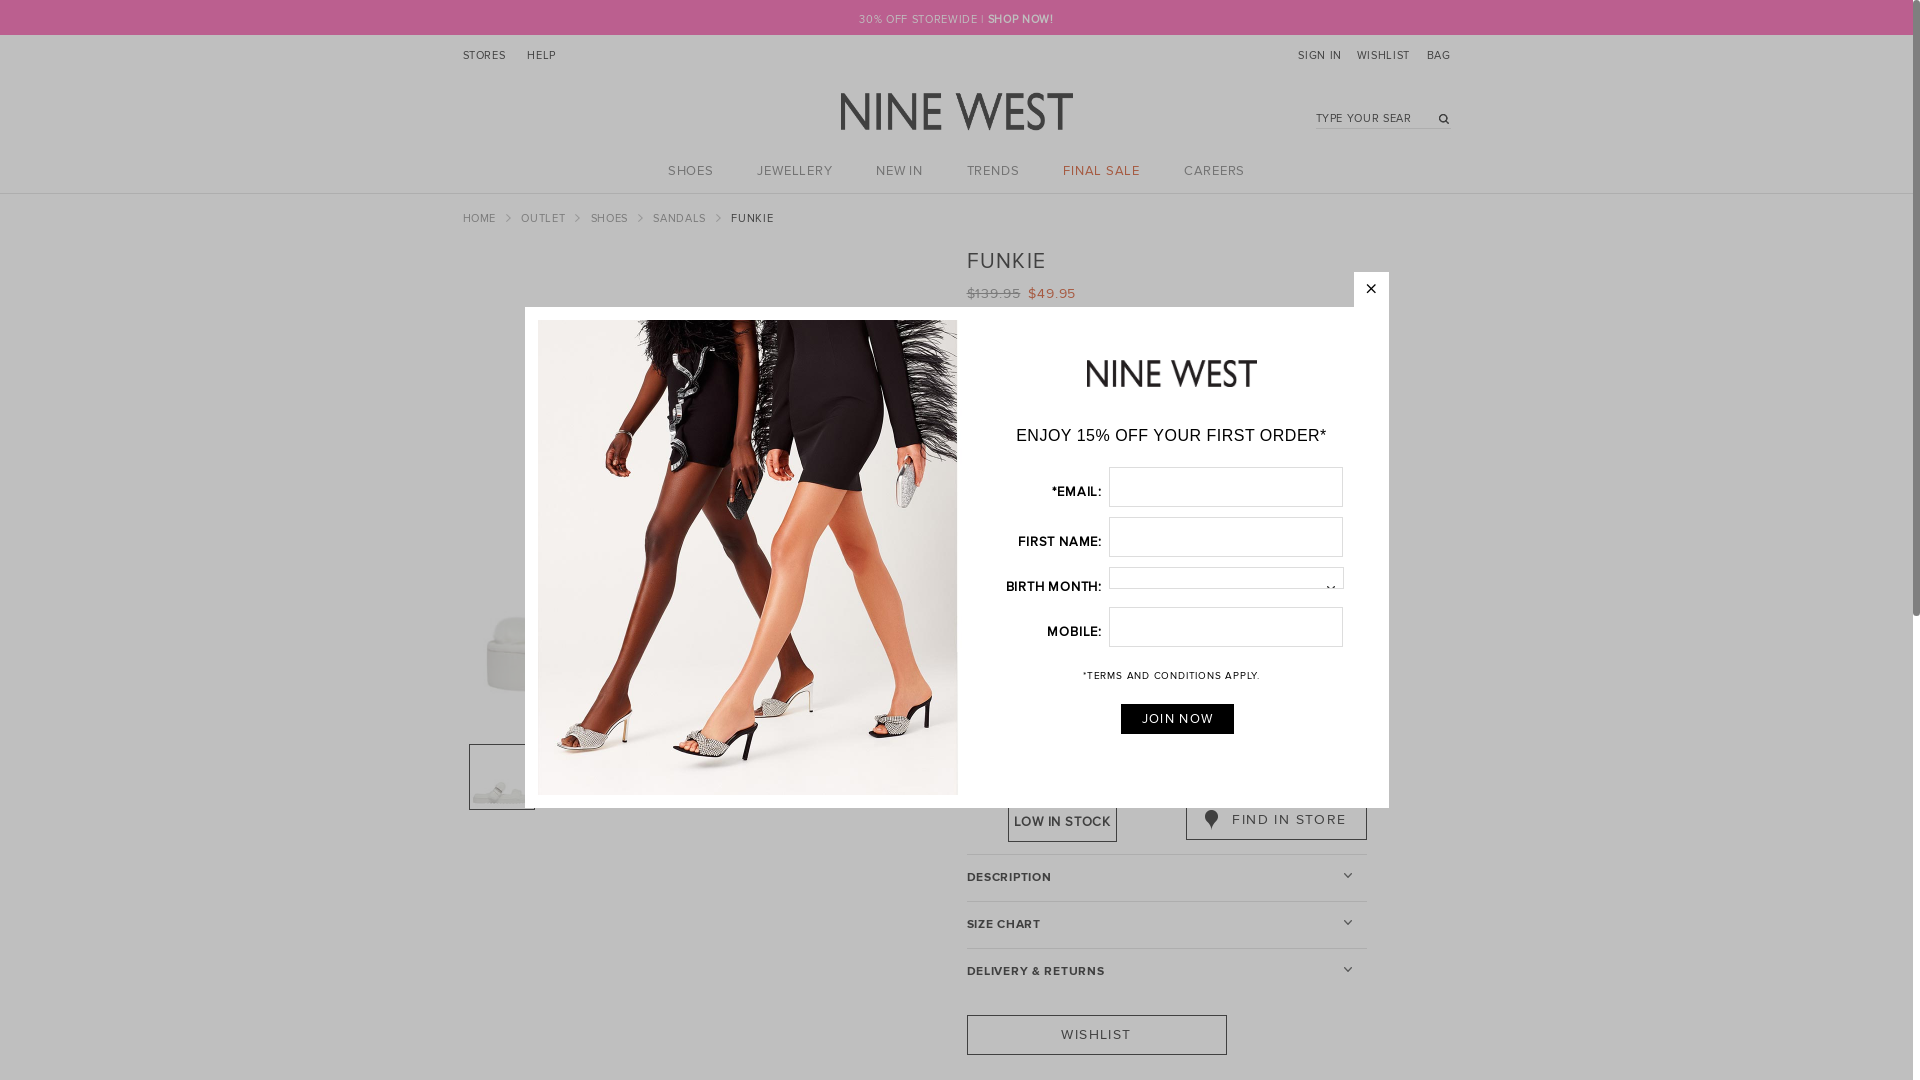  What do you see at coordinates (1008, 489) in the screenshot?
I see `'5'` at bounding box center [1008, 489].